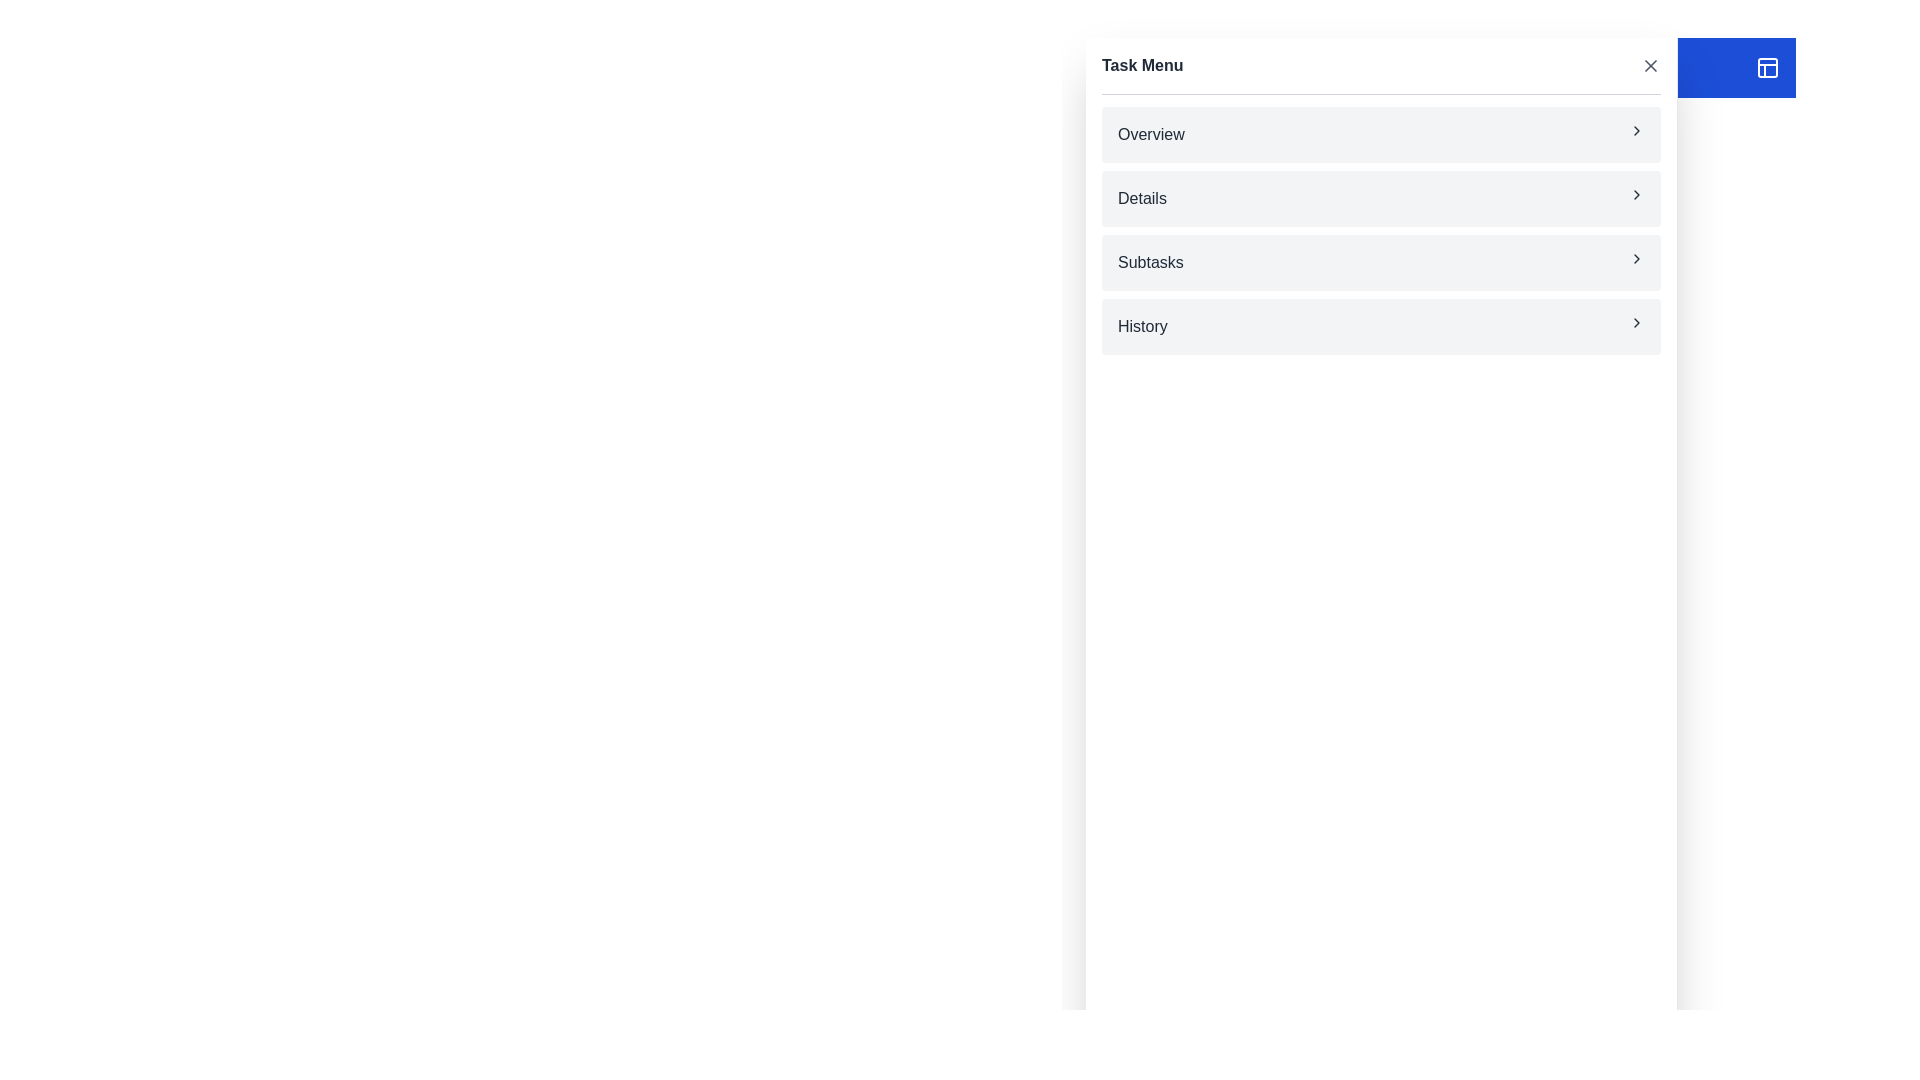  I want to click on the 'History' menu item text label, so click(1142, 326).